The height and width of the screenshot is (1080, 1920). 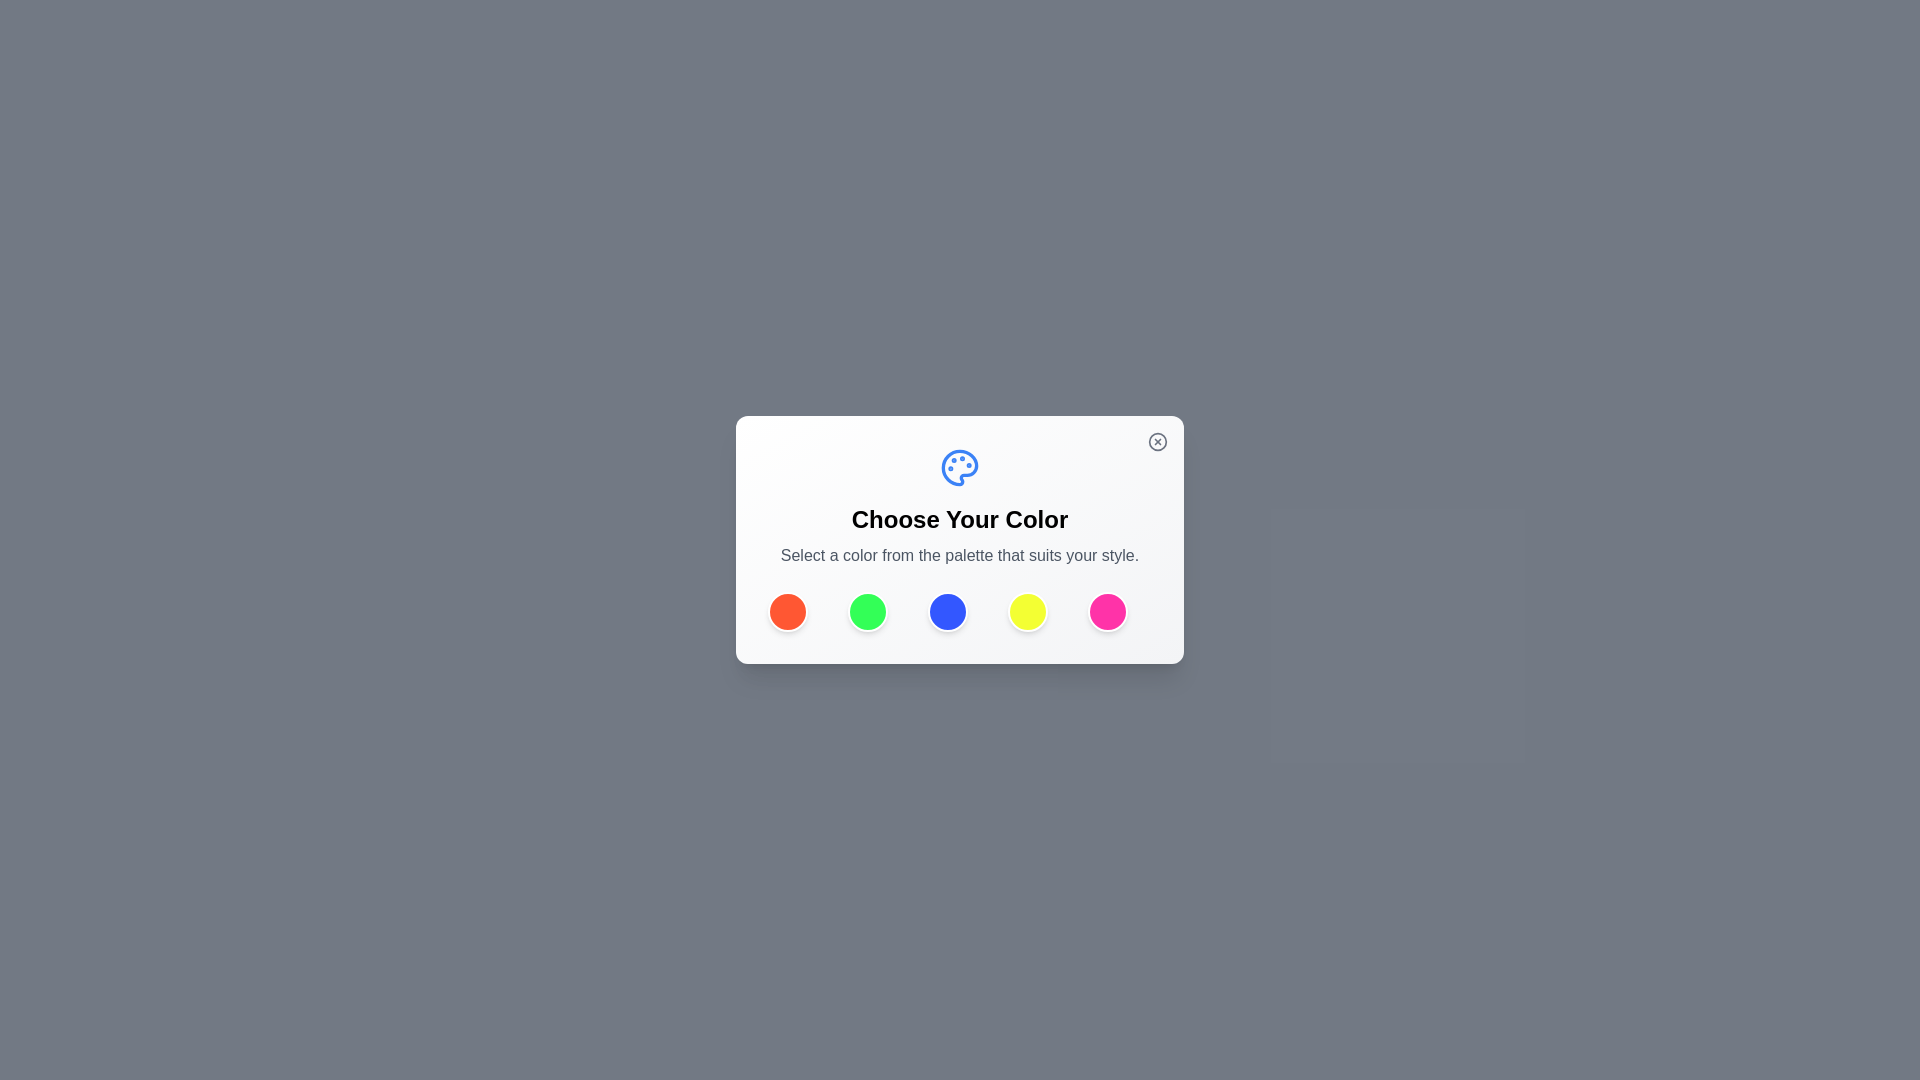 I want to click on the color button corresponding to blue, so click(x=947, y=611).